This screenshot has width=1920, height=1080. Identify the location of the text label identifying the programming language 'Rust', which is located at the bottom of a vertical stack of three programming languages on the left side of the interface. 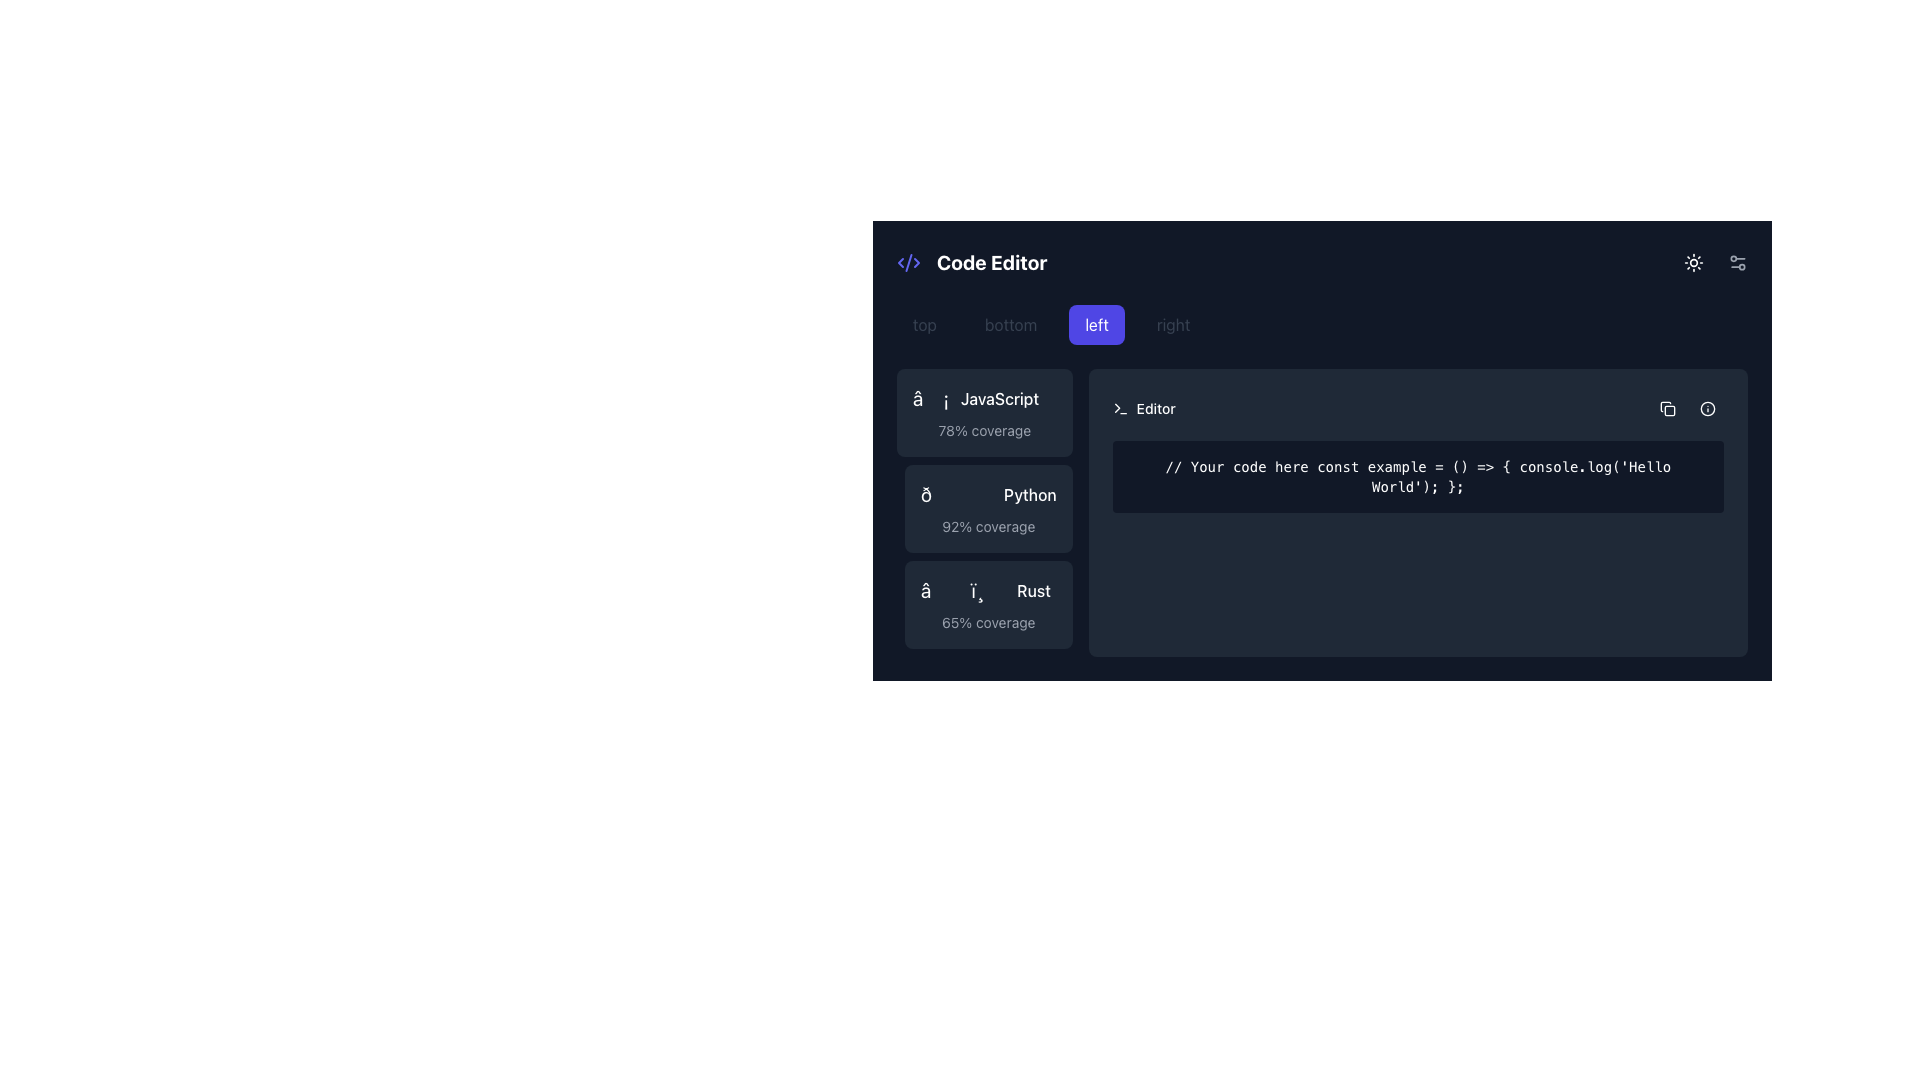
(1033, 589).